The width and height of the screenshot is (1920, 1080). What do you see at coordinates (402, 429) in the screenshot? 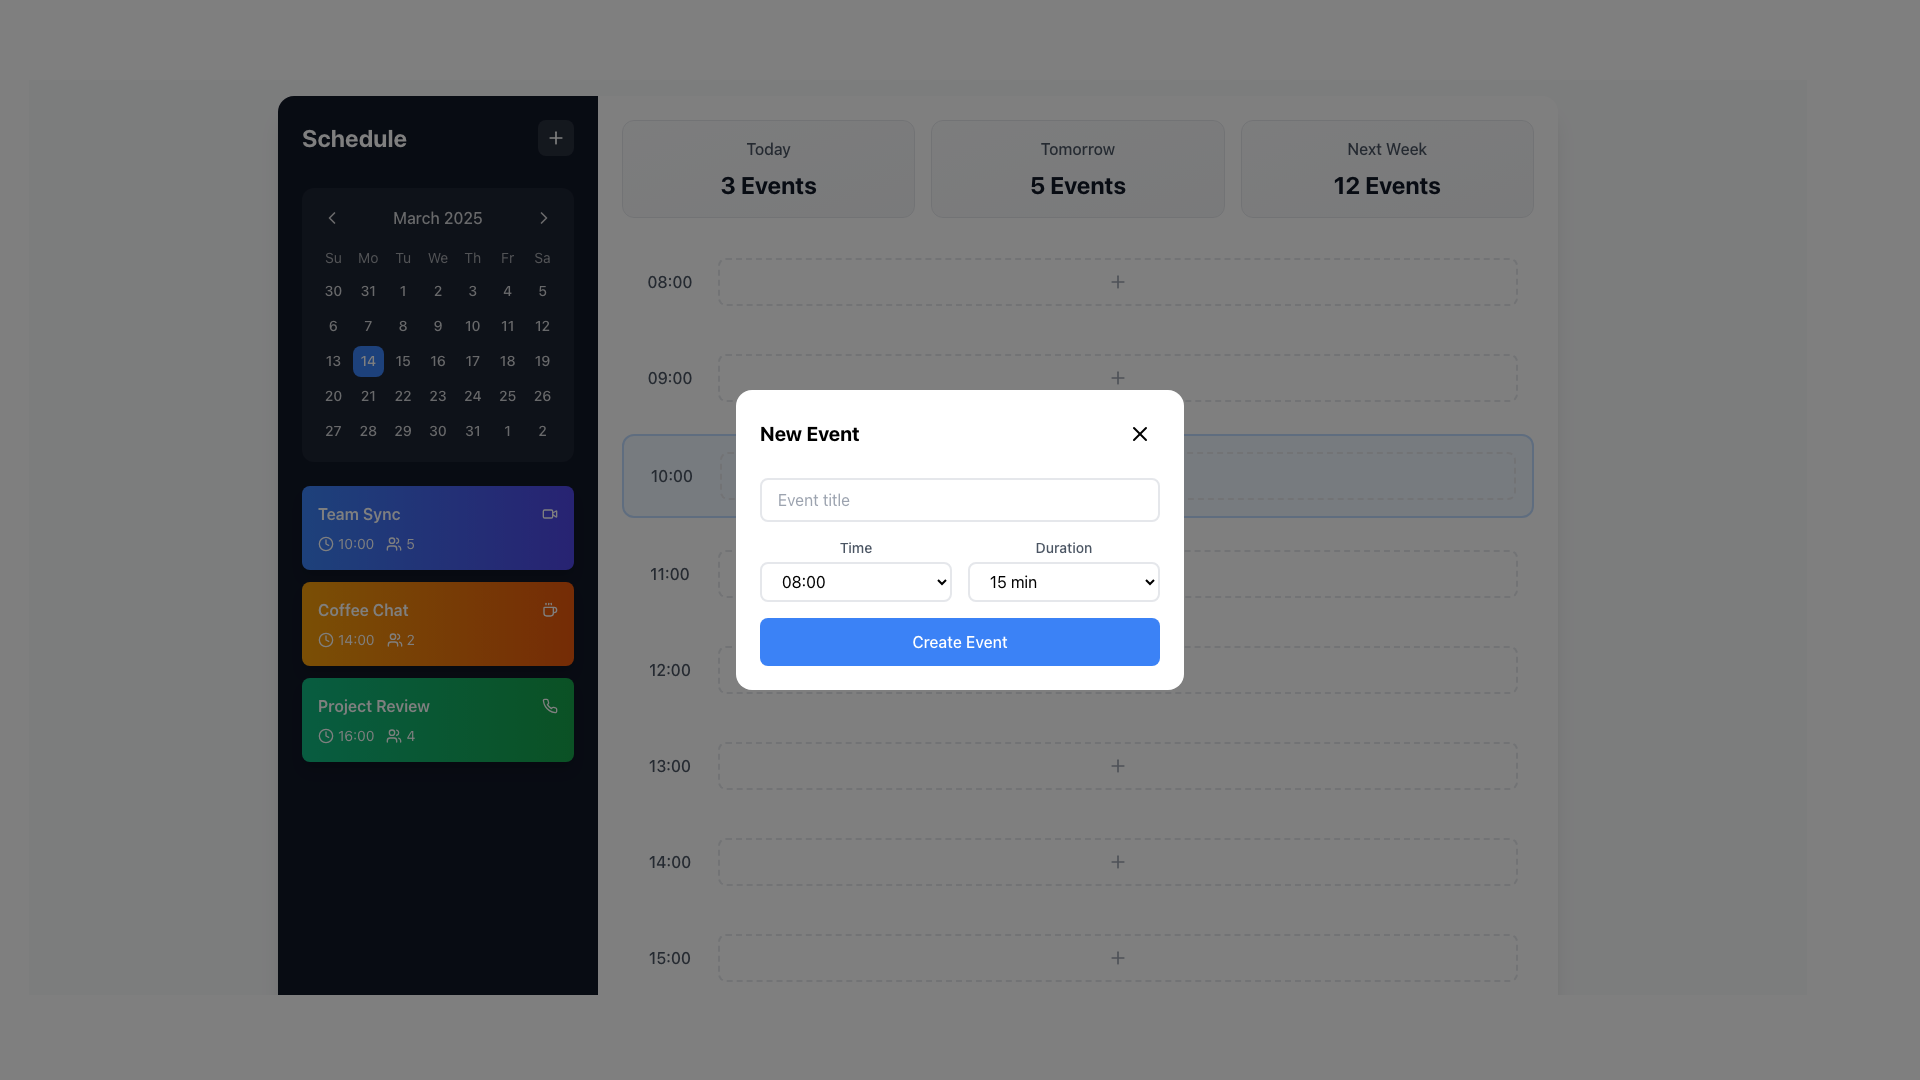
I see `the numerical button displaying '29' located in the bottom-right corner of the calendar grid` at bounding box center [402, 429].